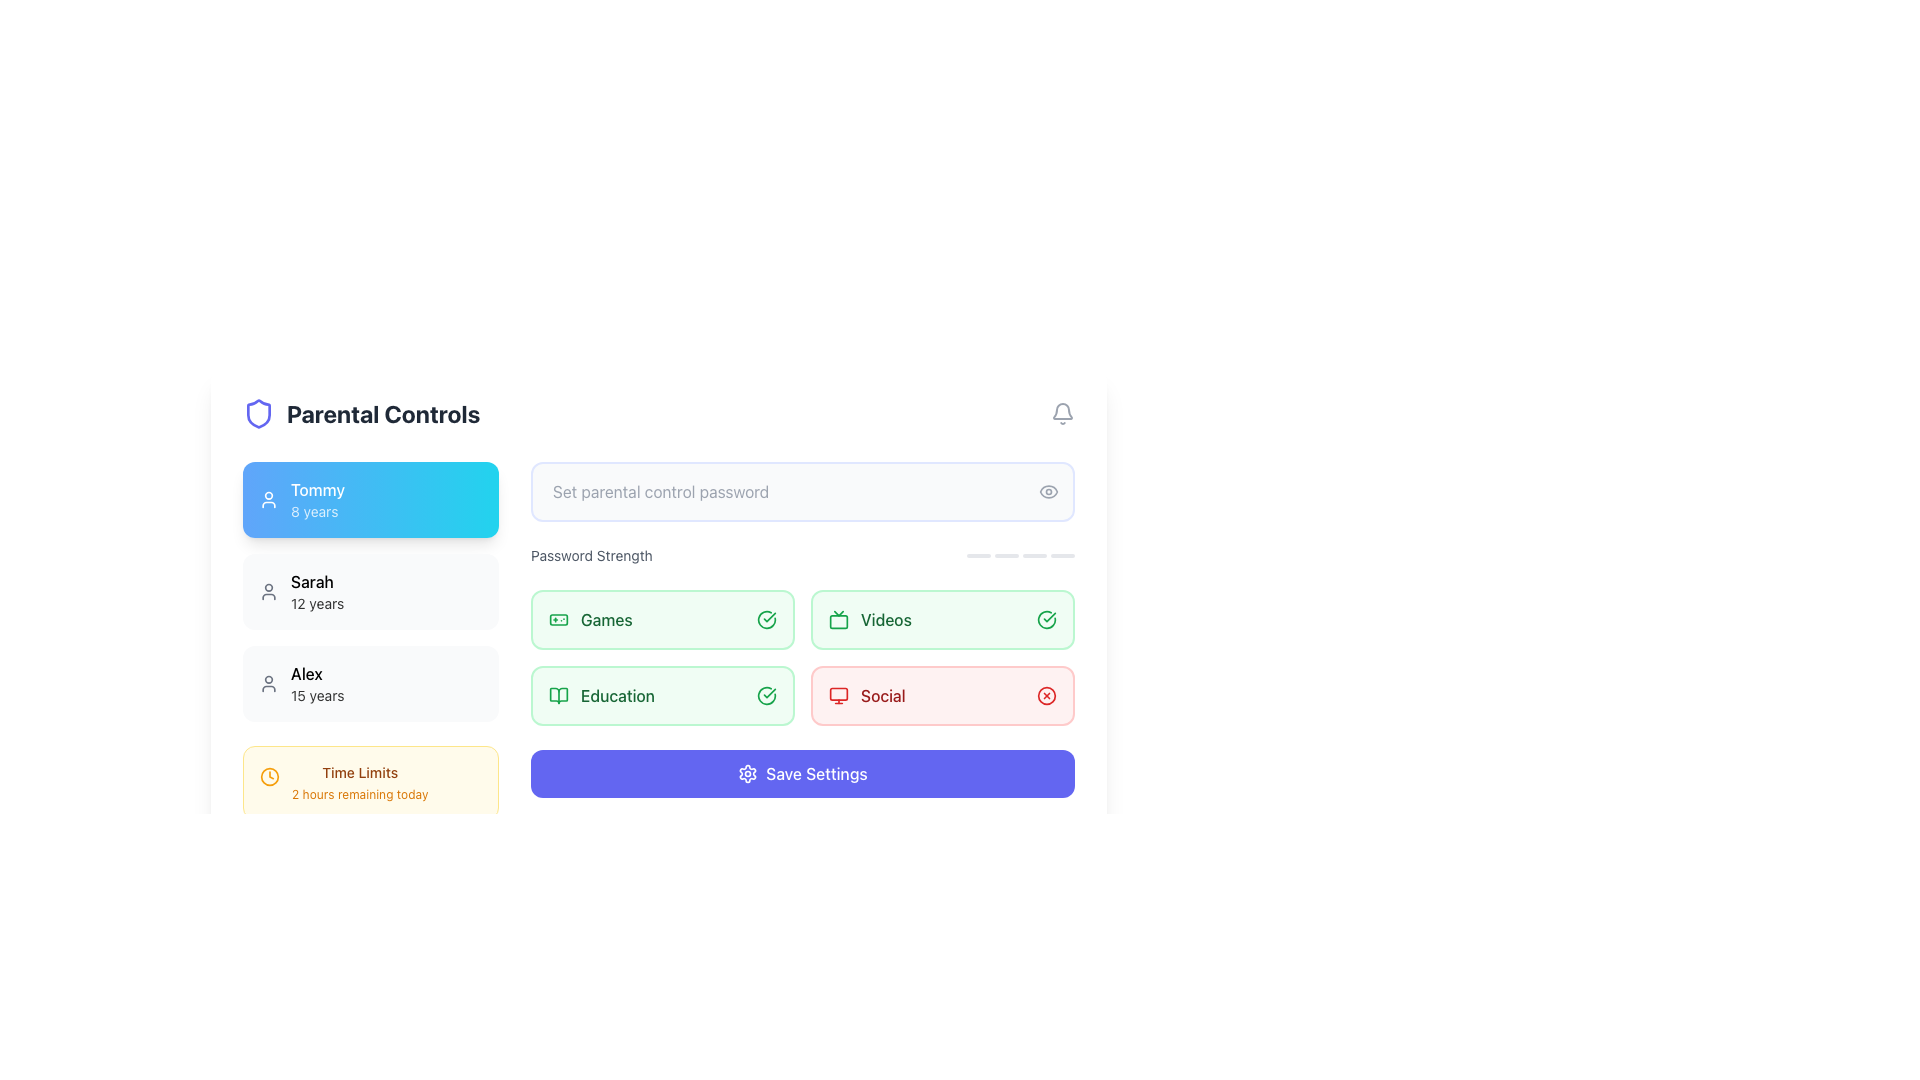  Describe the element at coordinates (316, 674) in the screenshot. I see `label representing the name of the user in the third entry of the list, following 'Tommy' and 'Sarah', for identification purposes` at that location.